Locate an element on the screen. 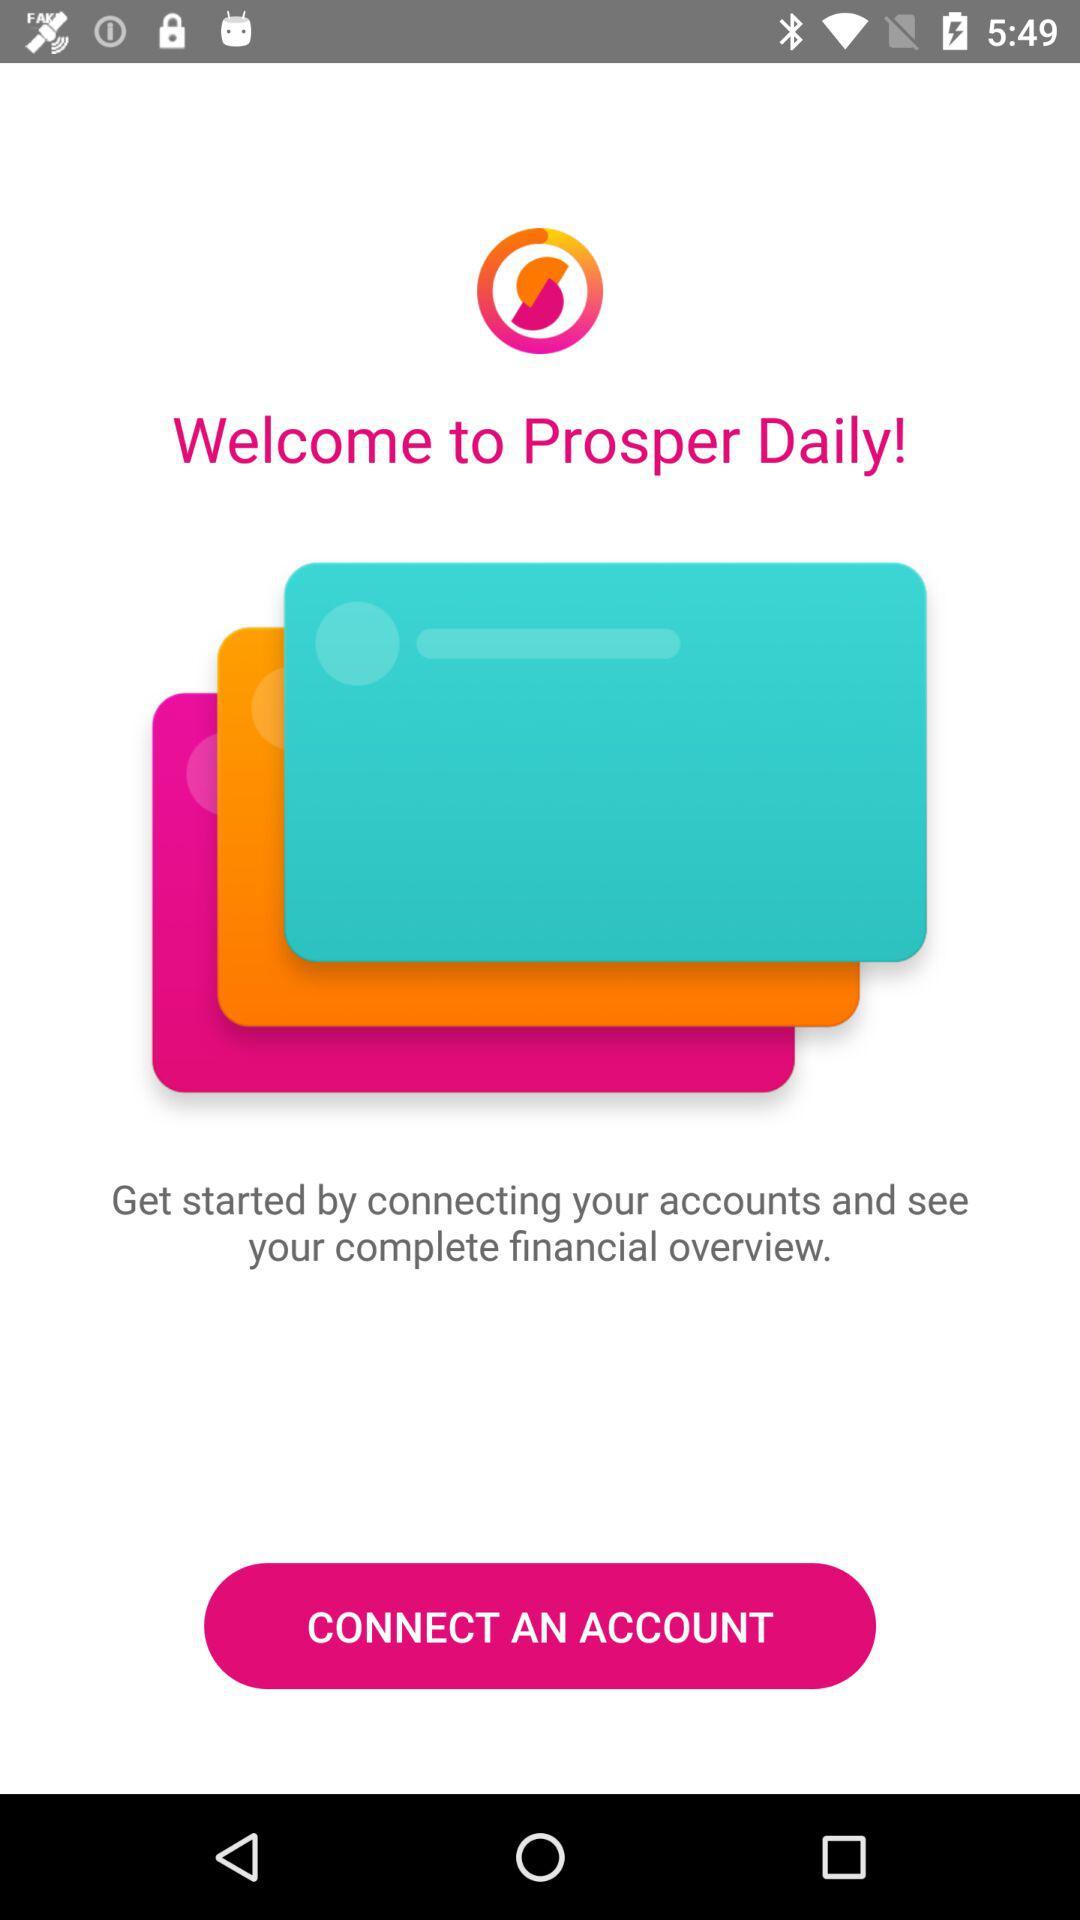 This screenshot has width=1080, height=1920. the item below the get started by item is located at coordinates (540, 1626).